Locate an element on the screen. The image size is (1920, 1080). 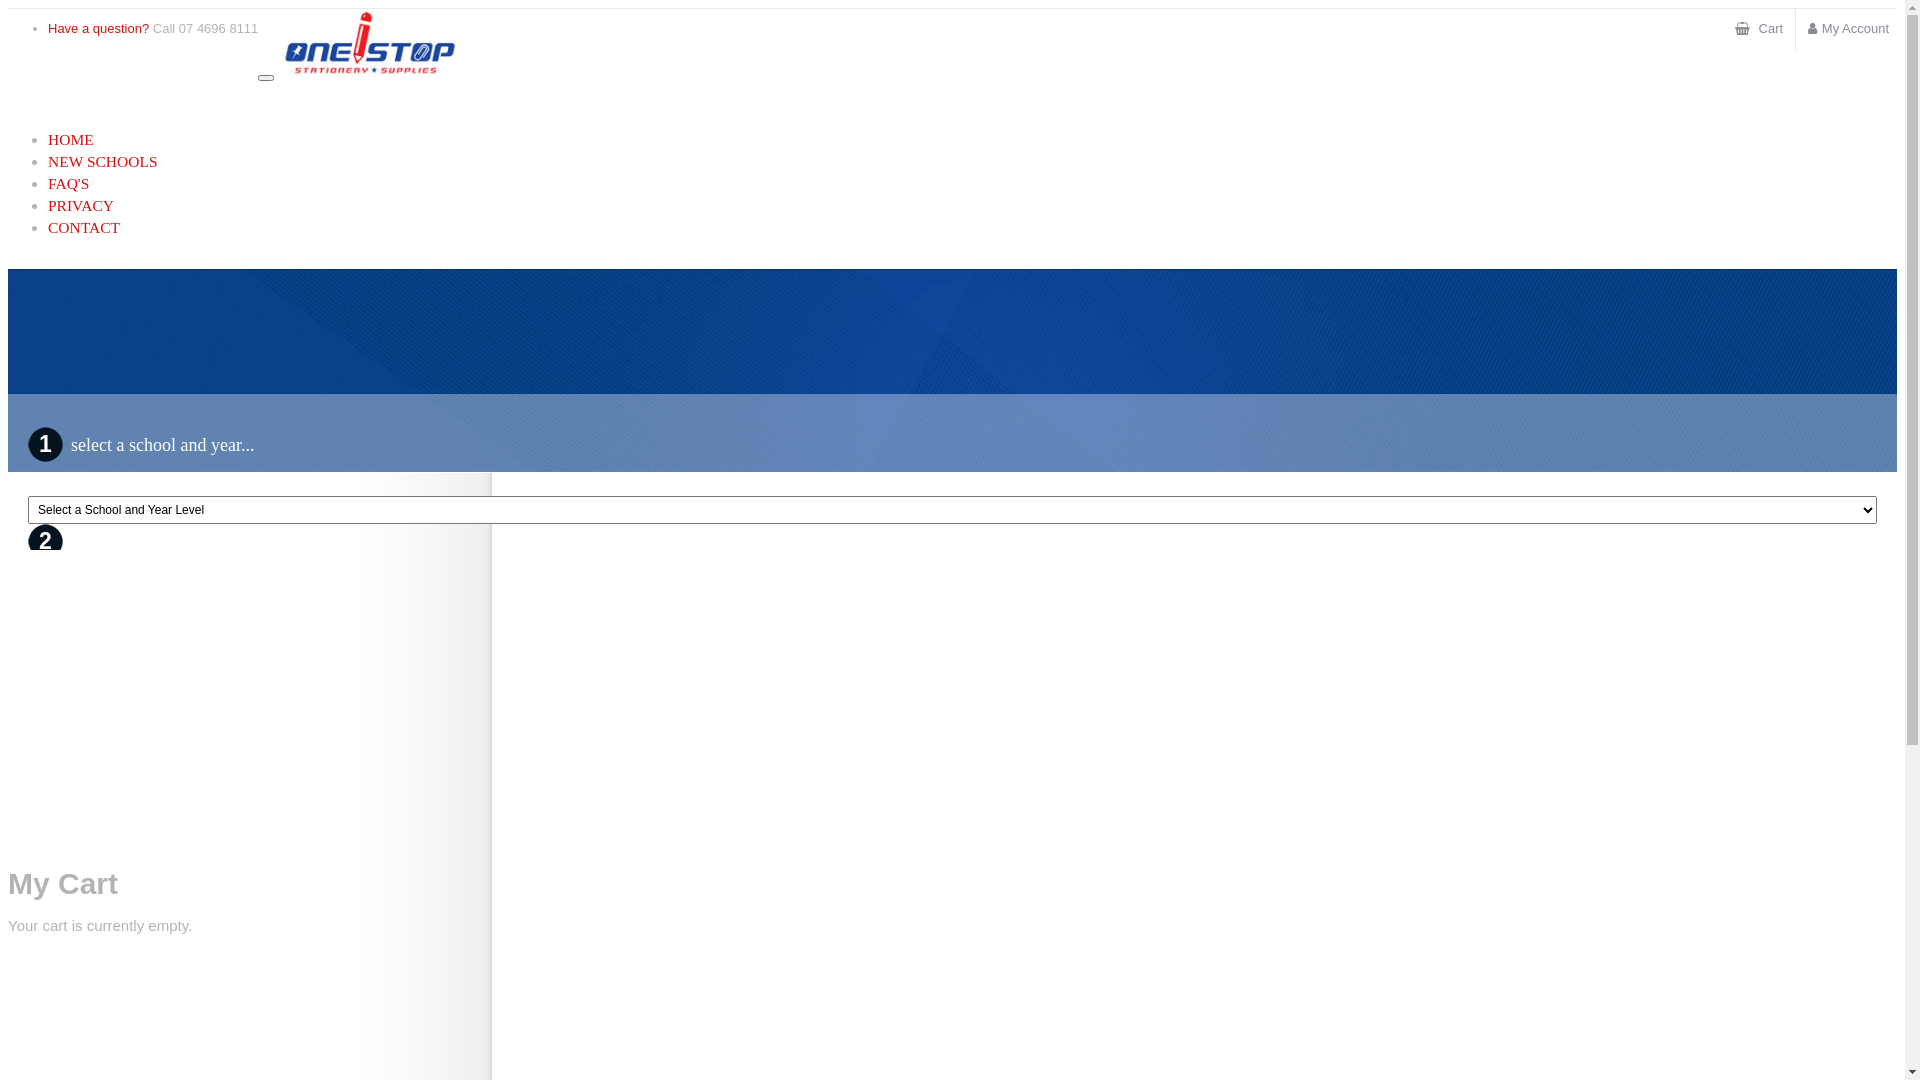
'PRIVACY' is located at coordinates (80, 205).